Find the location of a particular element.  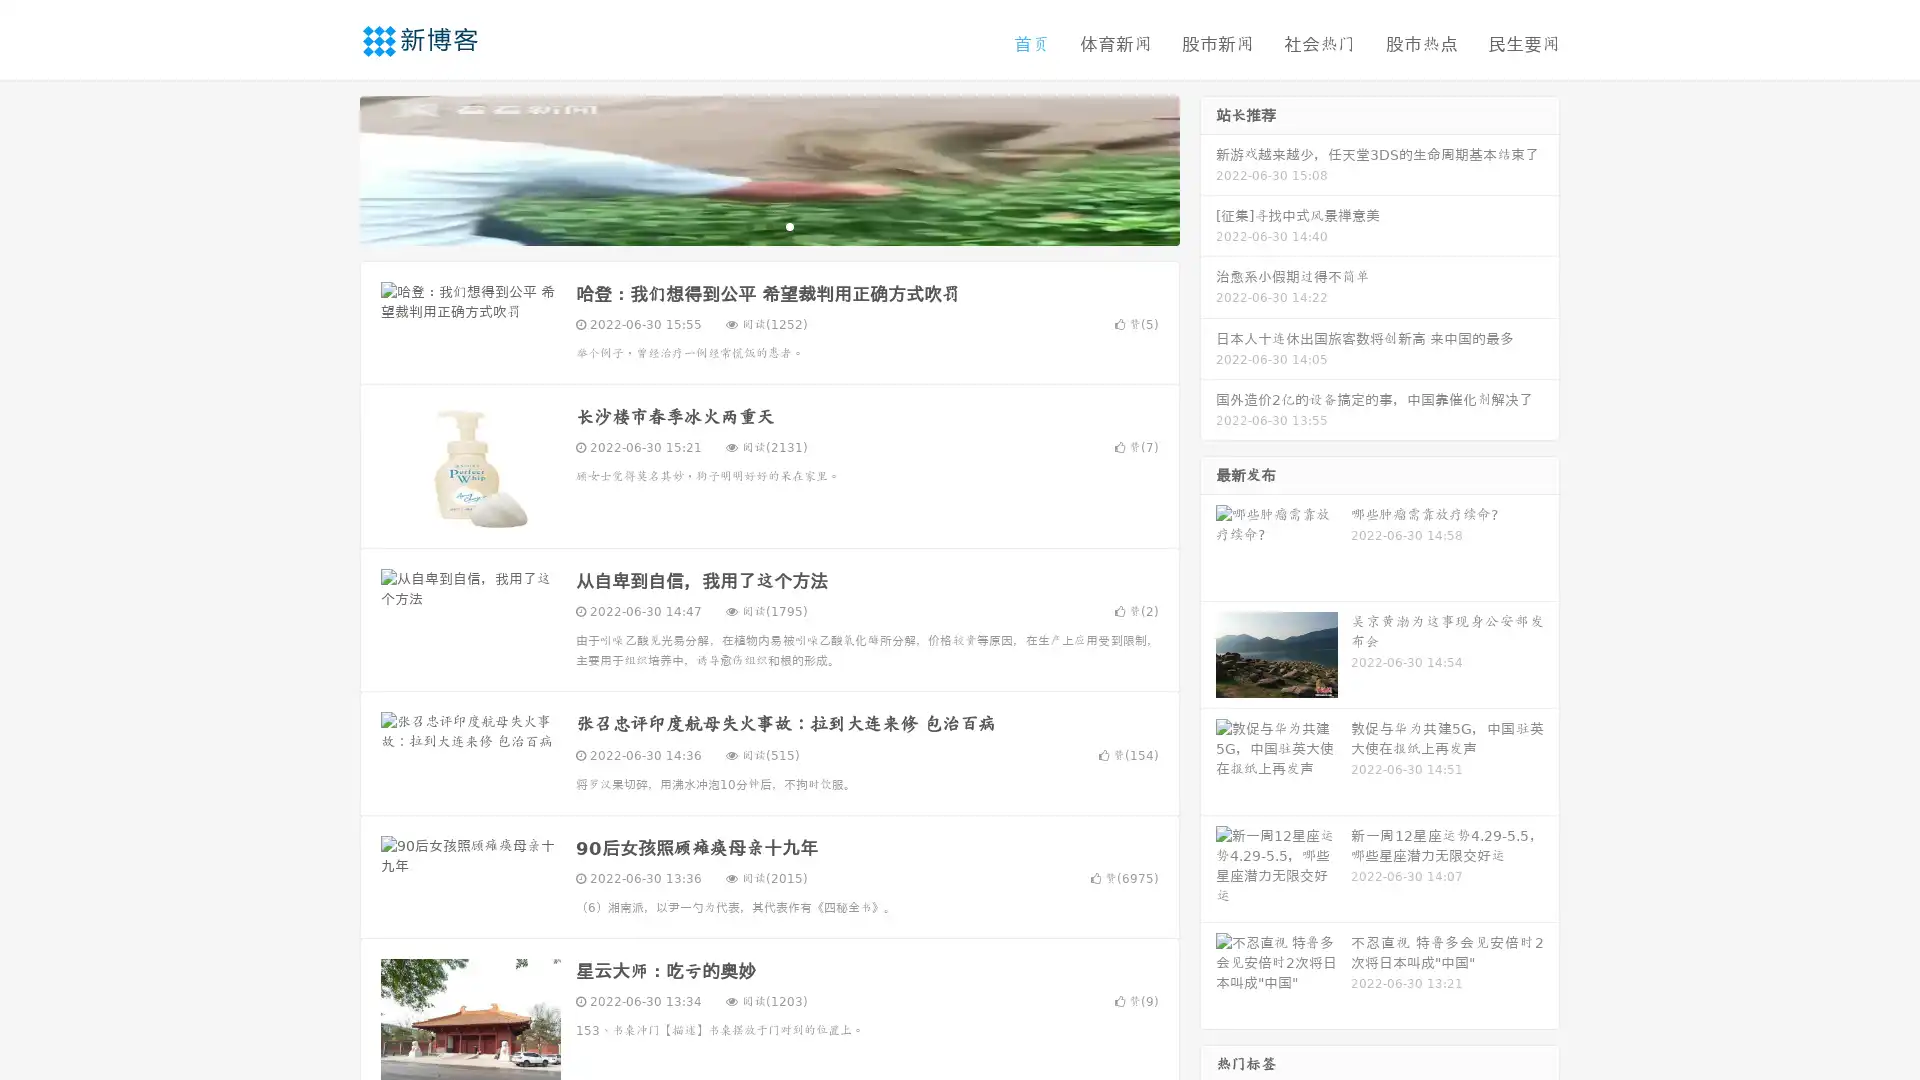

Next slide is located at coordinates (1208, 168).